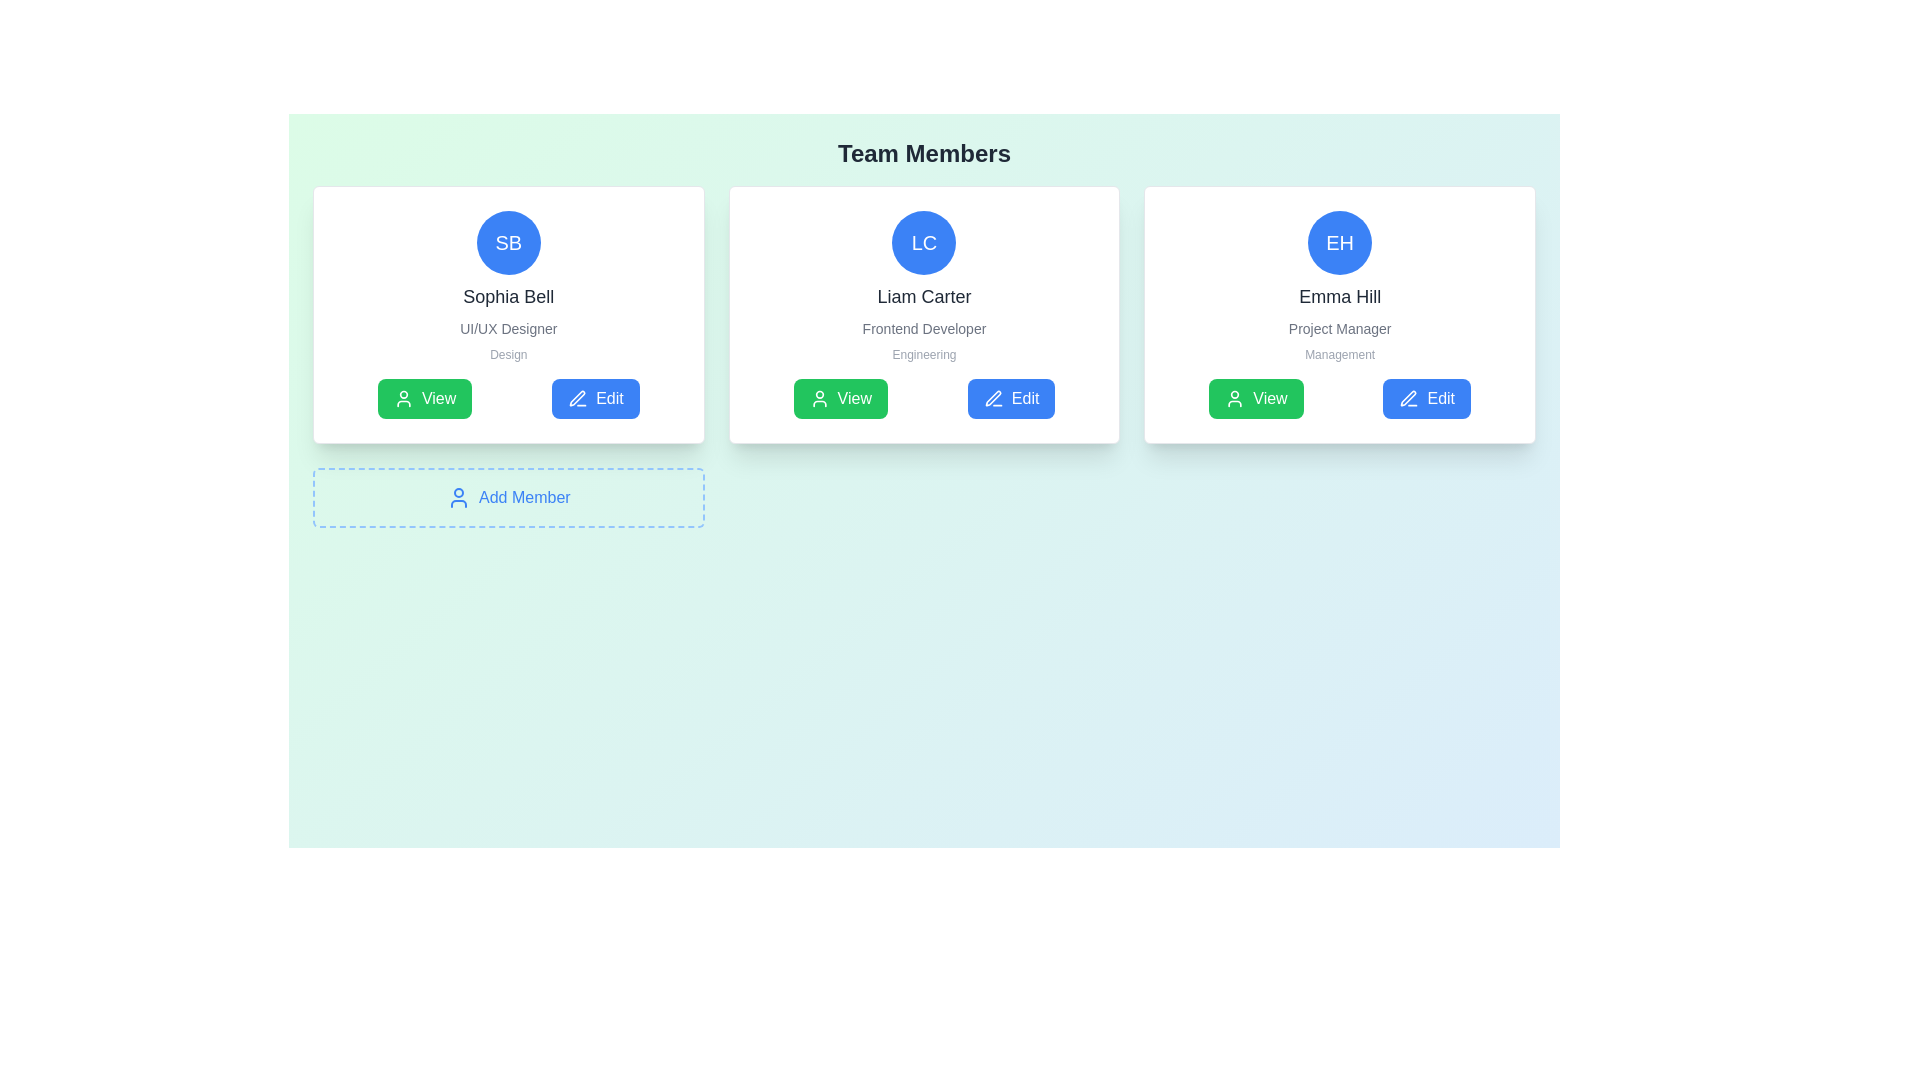 The image size is (1920, 1080). Describe the element at coordinates (424, 398) in the screenshot. I see `the first button in the horizontal group located at the lower section of the first team member card` at that location.